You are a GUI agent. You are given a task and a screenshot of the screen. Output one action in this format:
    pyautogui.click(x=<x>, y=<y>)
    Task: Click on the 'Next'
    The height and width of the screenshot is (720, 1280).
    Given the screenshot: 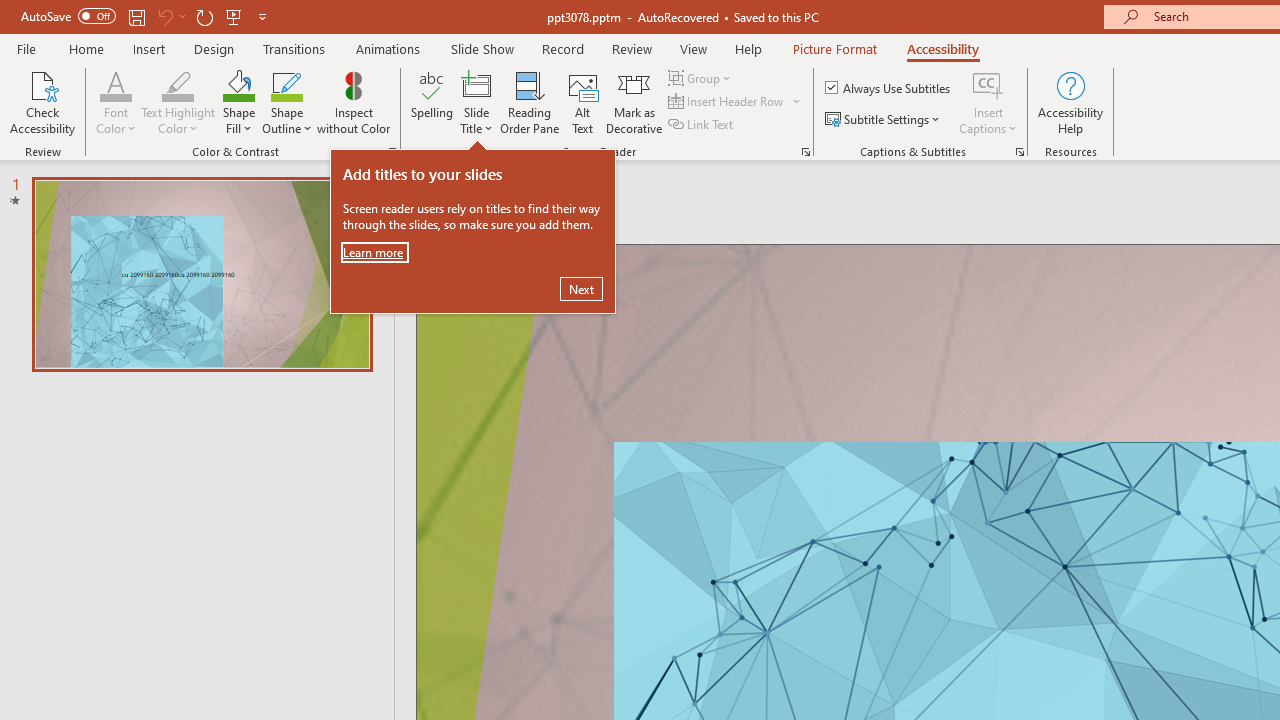 What is the action you would take?
    pyautogui.click(x=580, y=289)
    